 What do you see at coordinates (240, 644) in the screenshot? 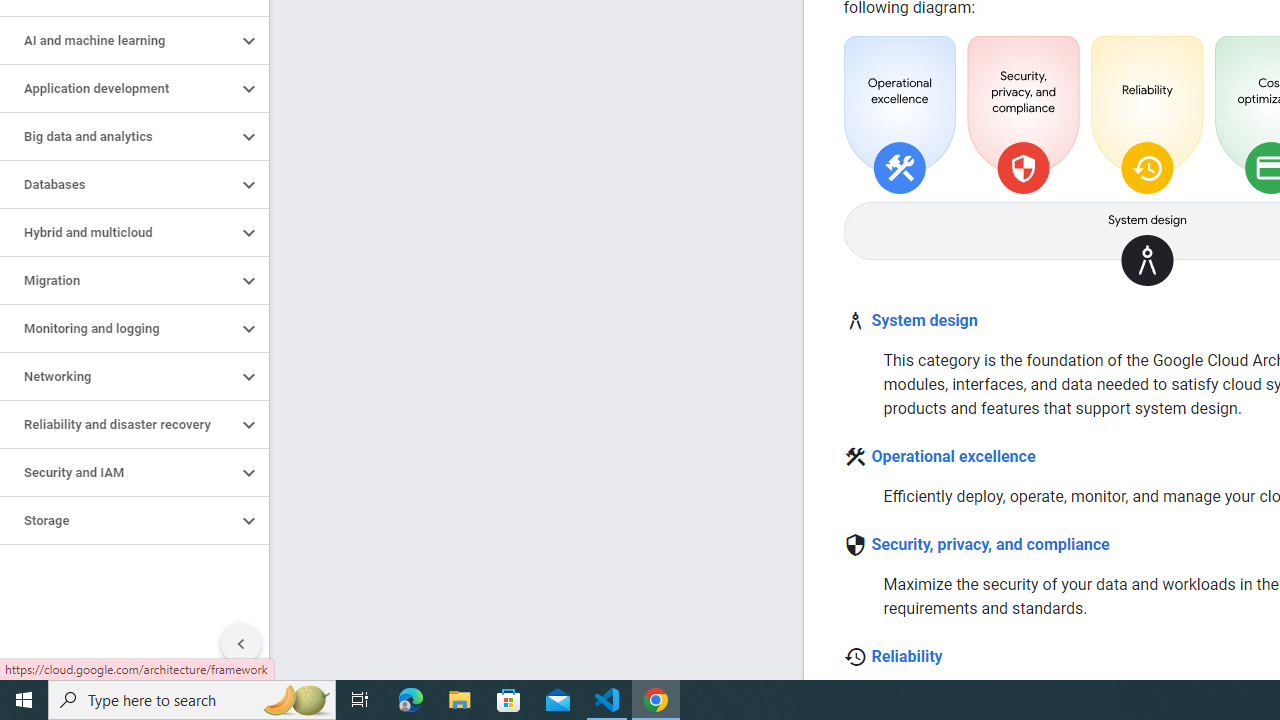
I see `'Hide side navigation'` at bounding box center [240, 644].